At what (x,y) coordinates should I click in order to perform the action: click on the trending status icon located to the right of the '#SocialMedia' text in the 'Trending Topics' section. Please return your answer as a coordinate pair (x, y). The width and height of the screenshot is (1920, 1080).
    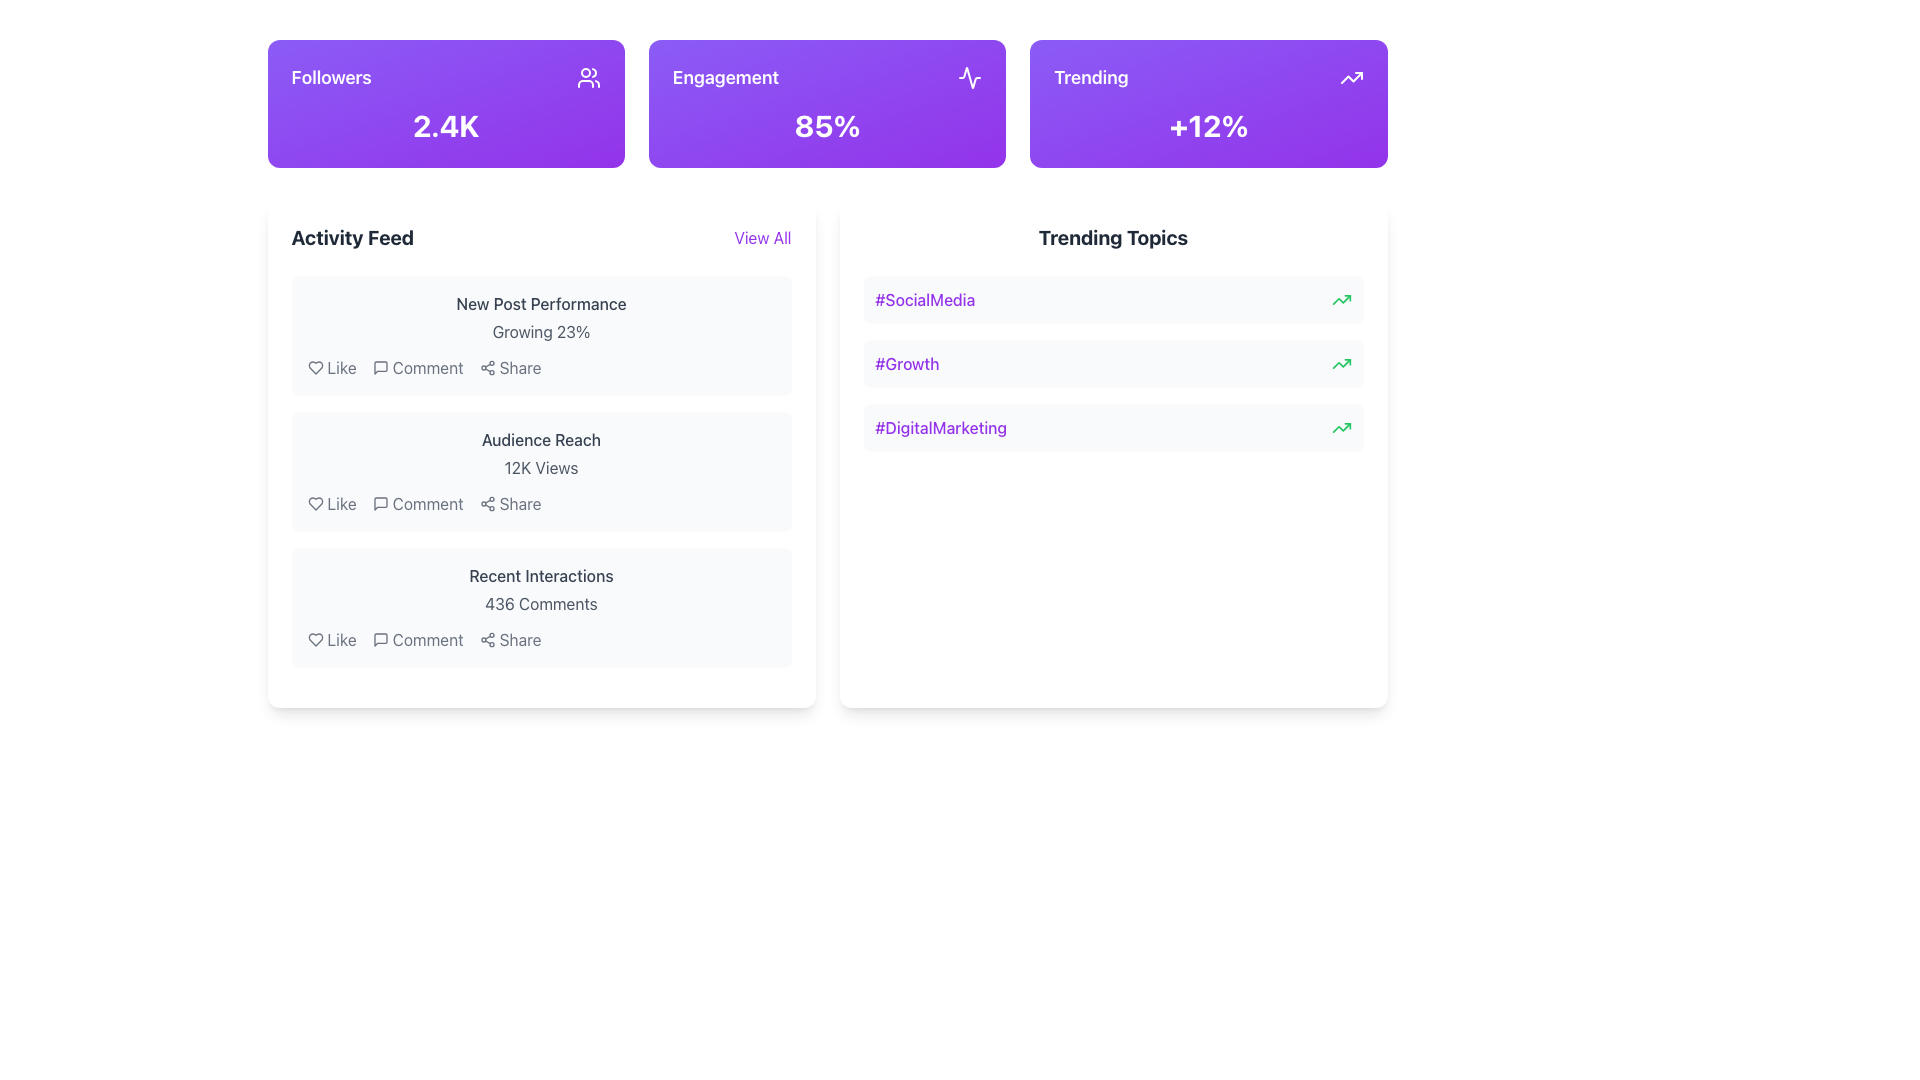
    Looking at the image, I should click on (1341, 300).